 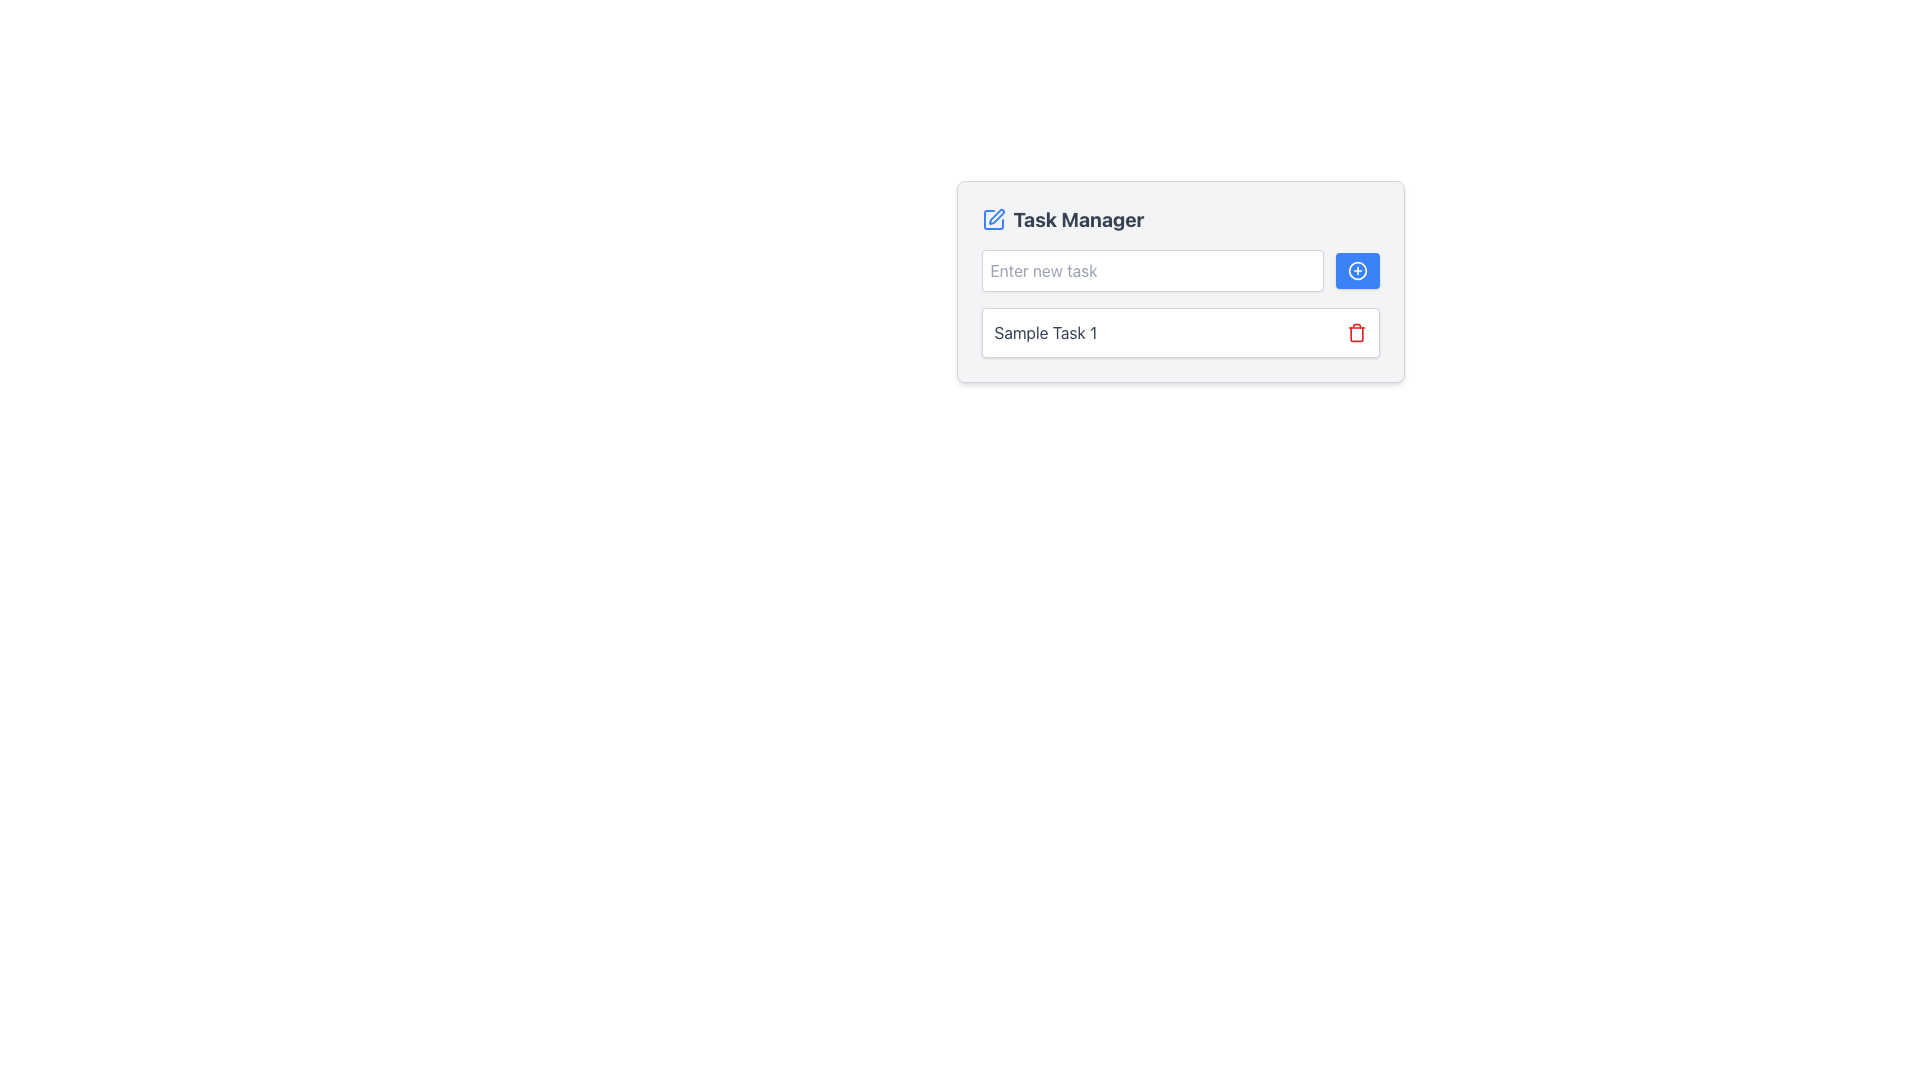 I want to click on the red-colored trash icon resembling a delete button located to the far right of the 'Sample Task 1' entry in the Task Manager section to potentially view a tooltip, so click(x=1356, y=331).